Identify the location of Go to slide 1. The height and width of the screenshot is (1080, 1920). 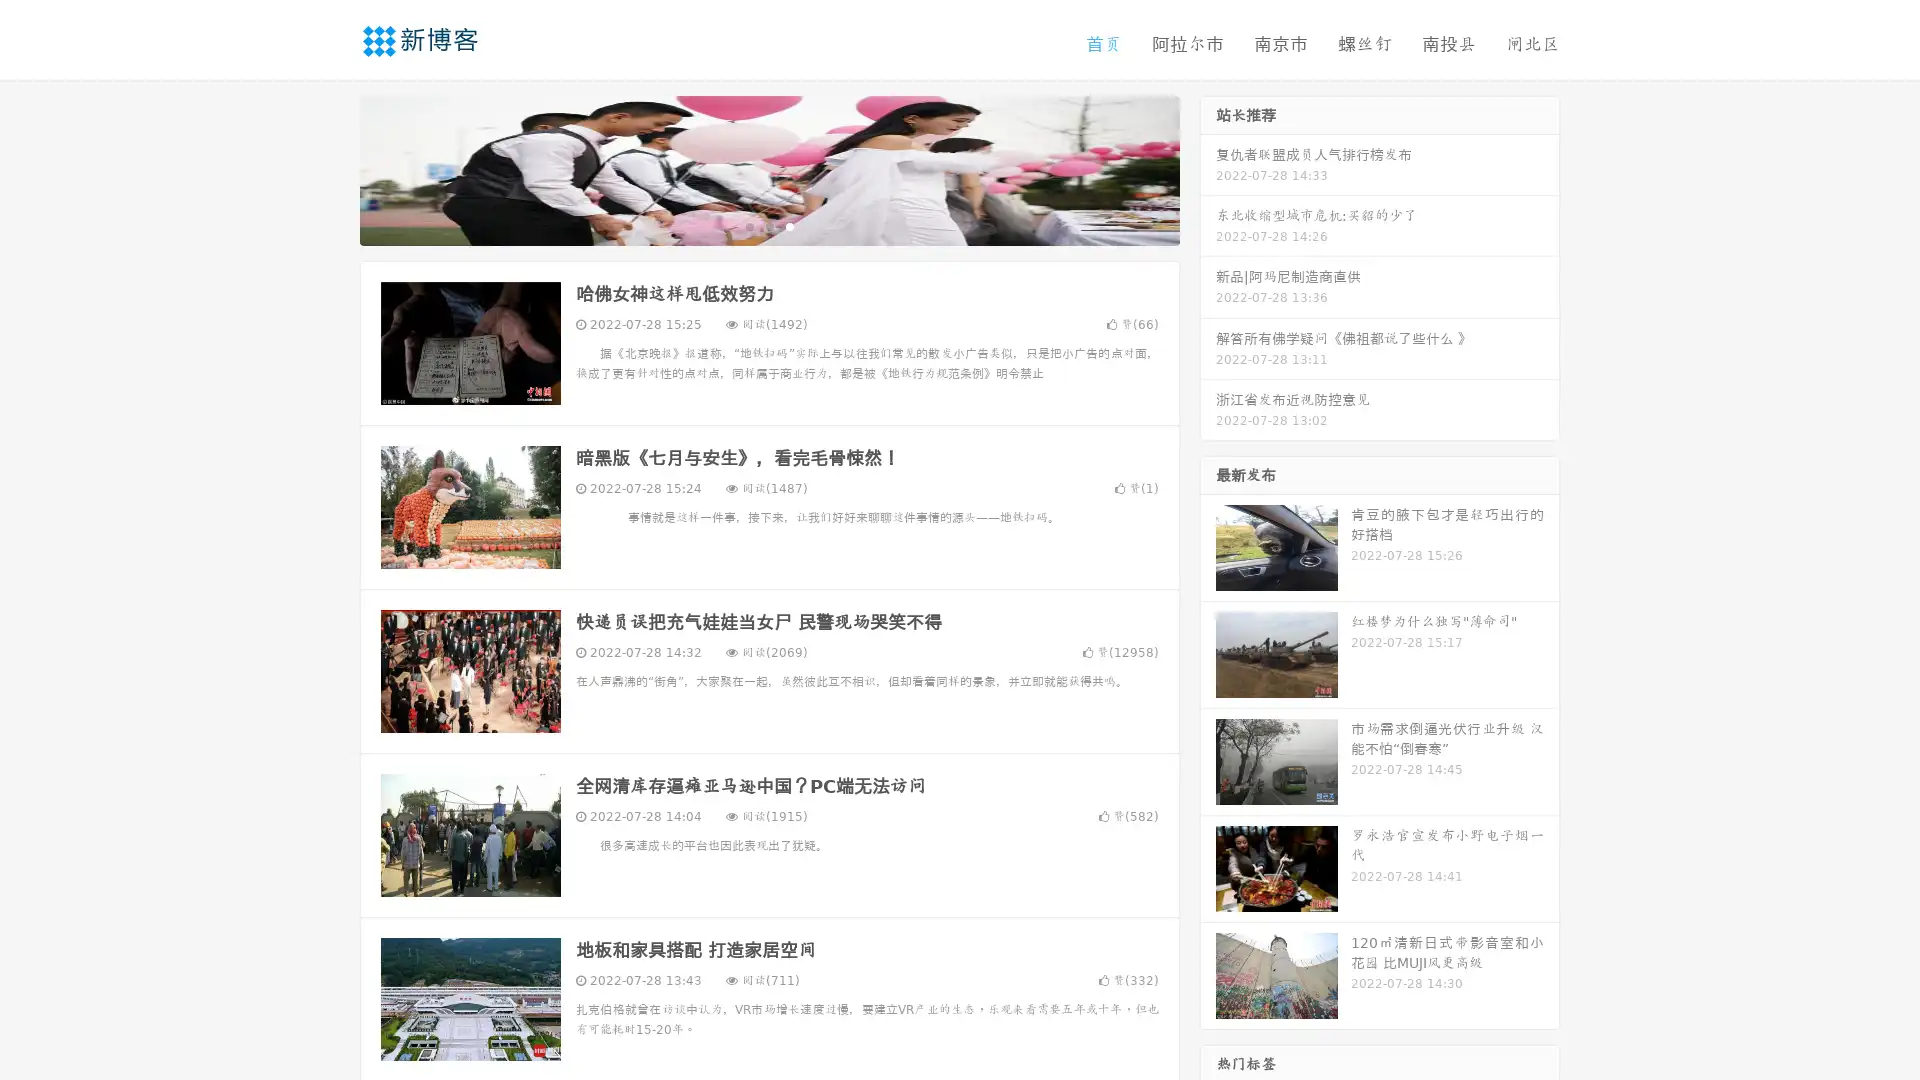
(748, 225).